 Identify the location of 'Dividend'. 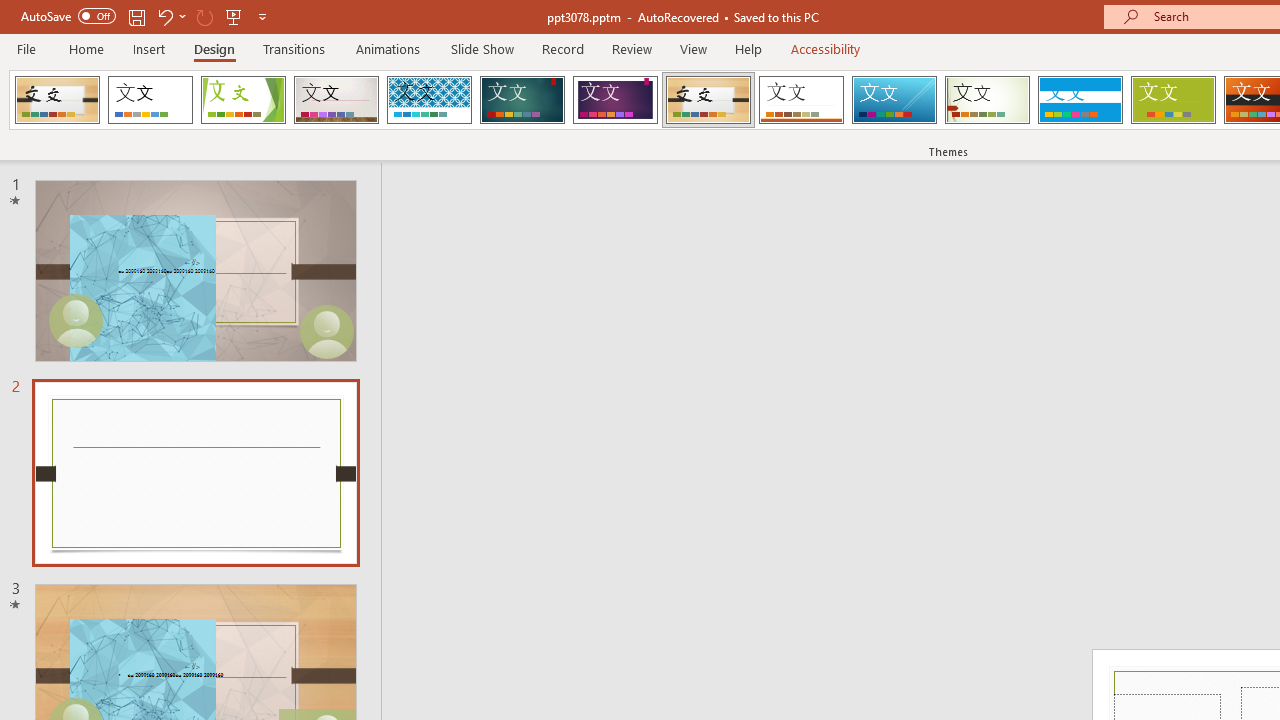
(57, 100).